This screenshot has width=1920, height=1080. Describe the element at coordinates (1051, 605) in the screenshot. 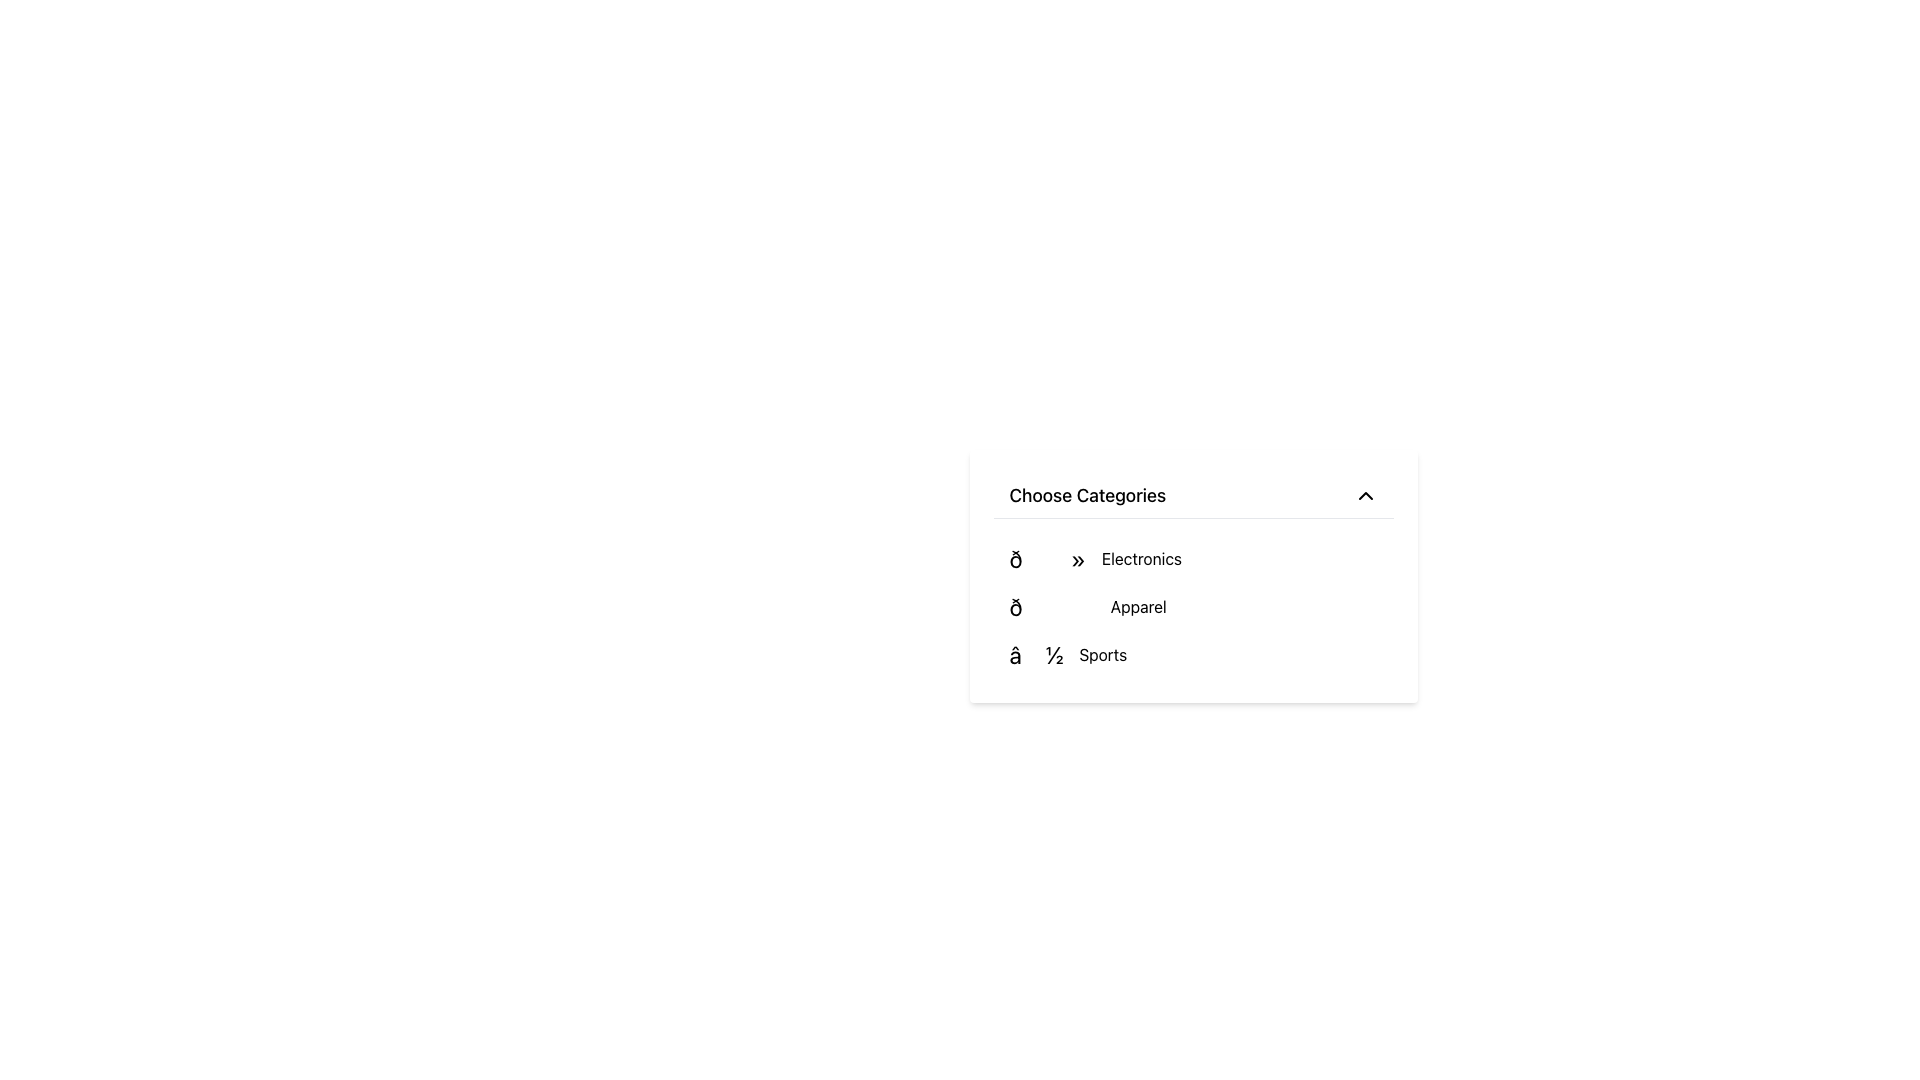

I see `the high-heeled shoe emoji-like icon indicating the apparel category` at that location.